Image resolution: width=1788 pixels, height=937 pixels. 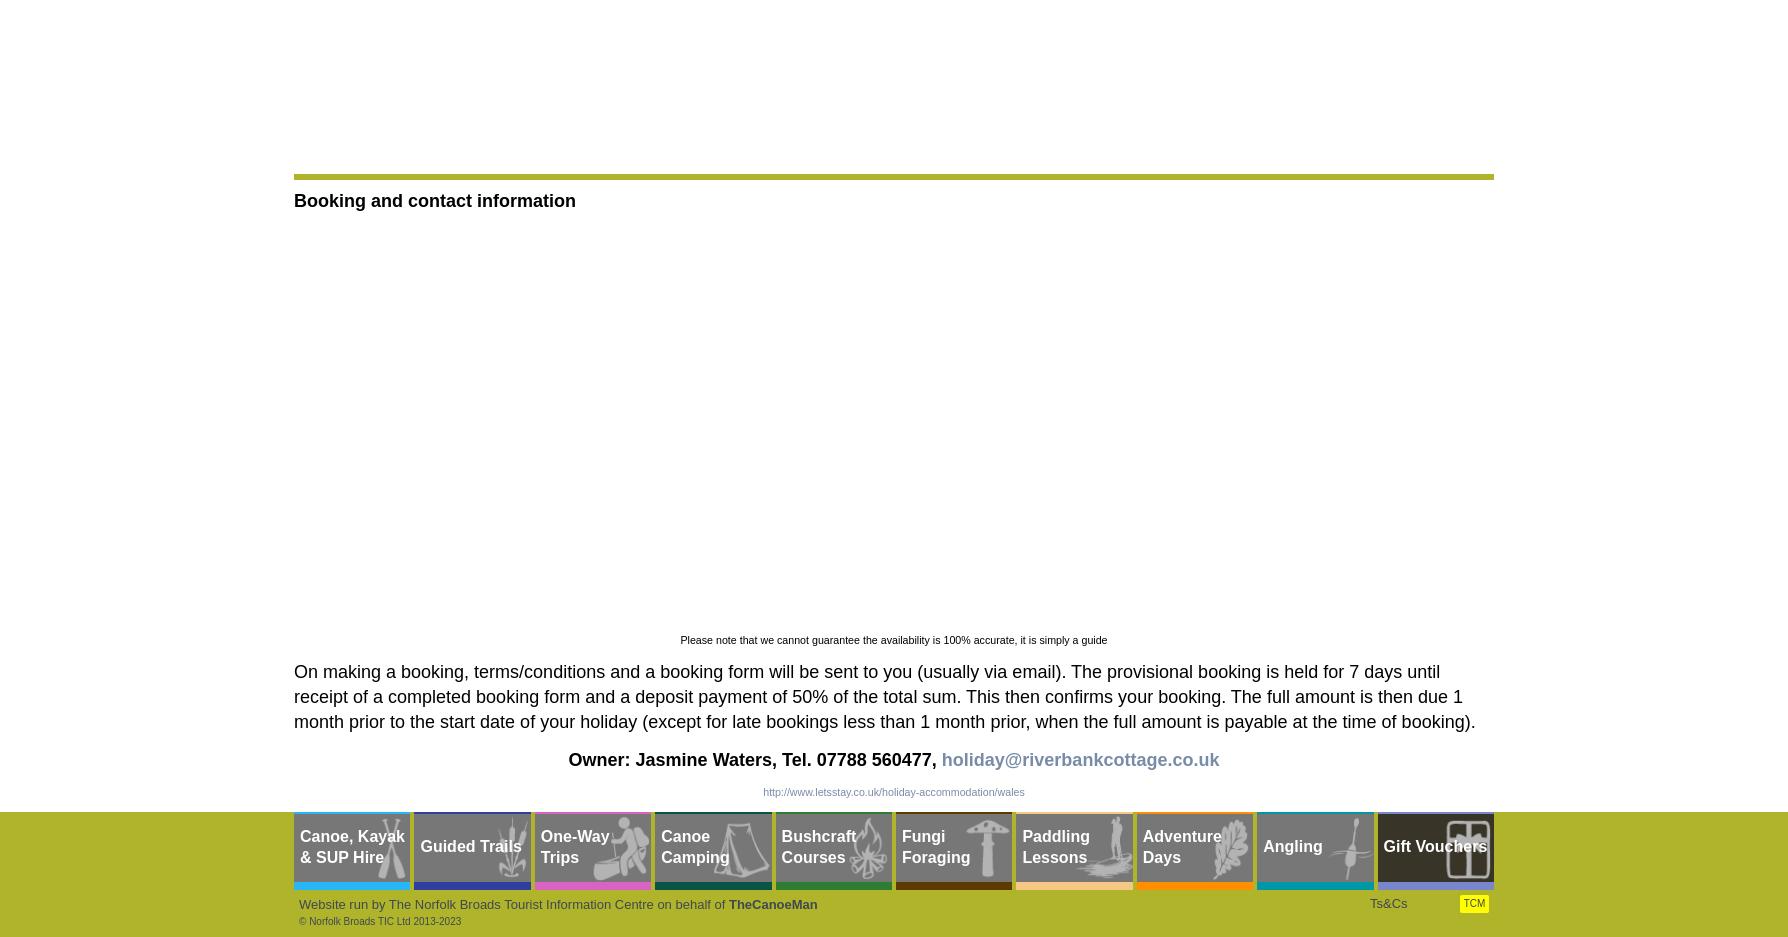 What do you see at coordinates (434, 199) in the screenshot?
I see `'Booking and contact information'` at bounding box center [434, 199].